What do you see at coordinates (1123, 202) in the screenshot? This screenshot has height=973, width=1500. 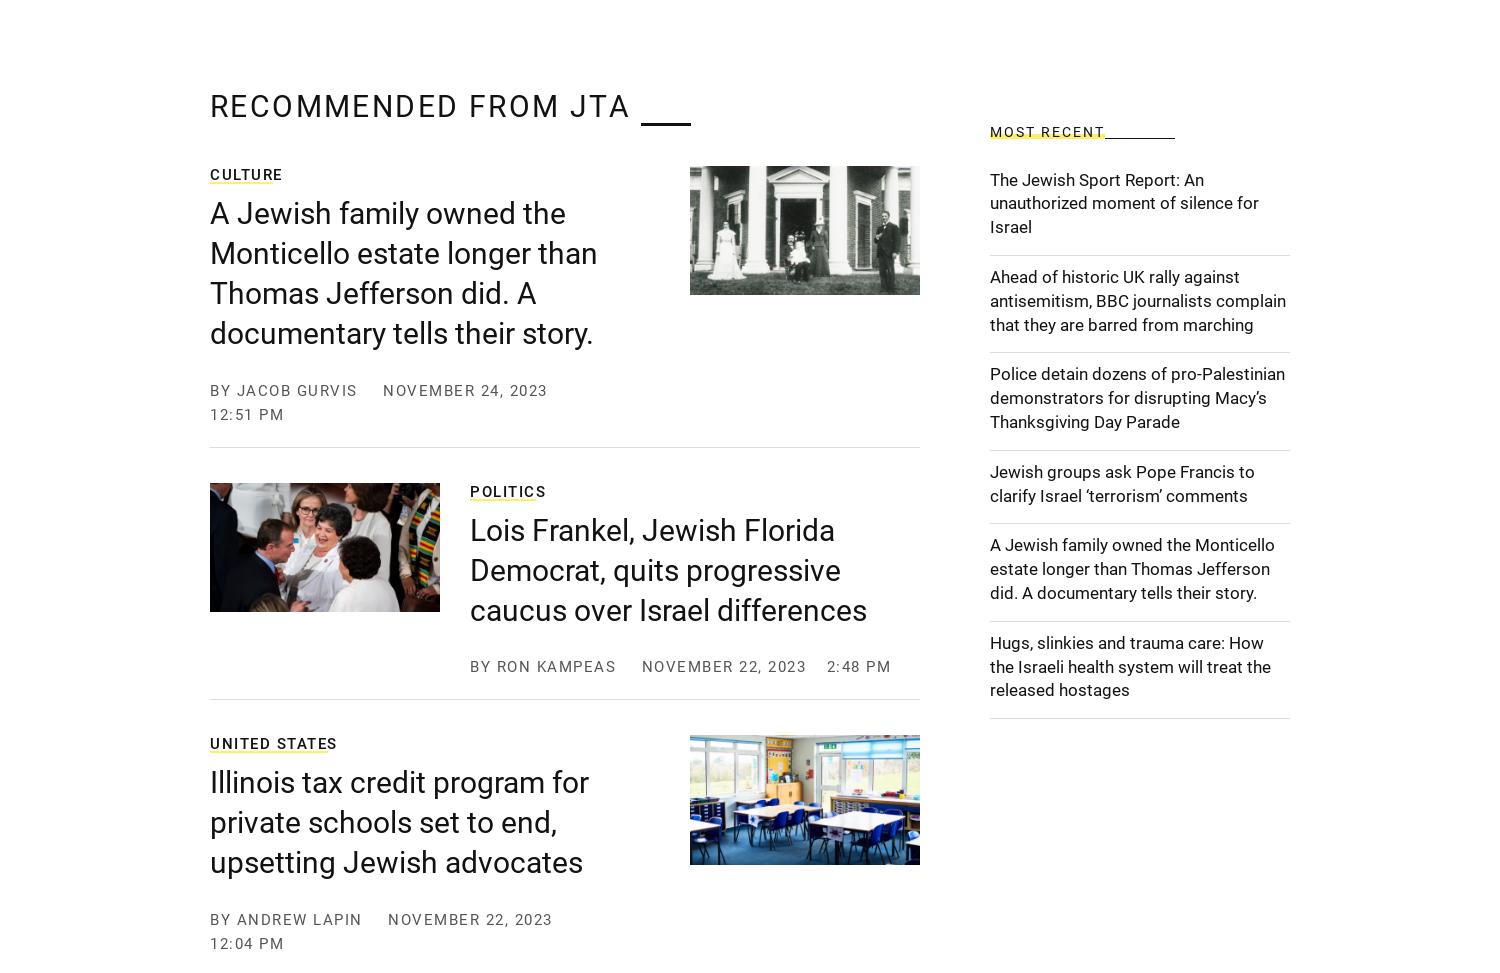 I see `'The Jewish Sport Report: An unauthorized moment of silence for Israel'` at bounding box center [1123, 202].